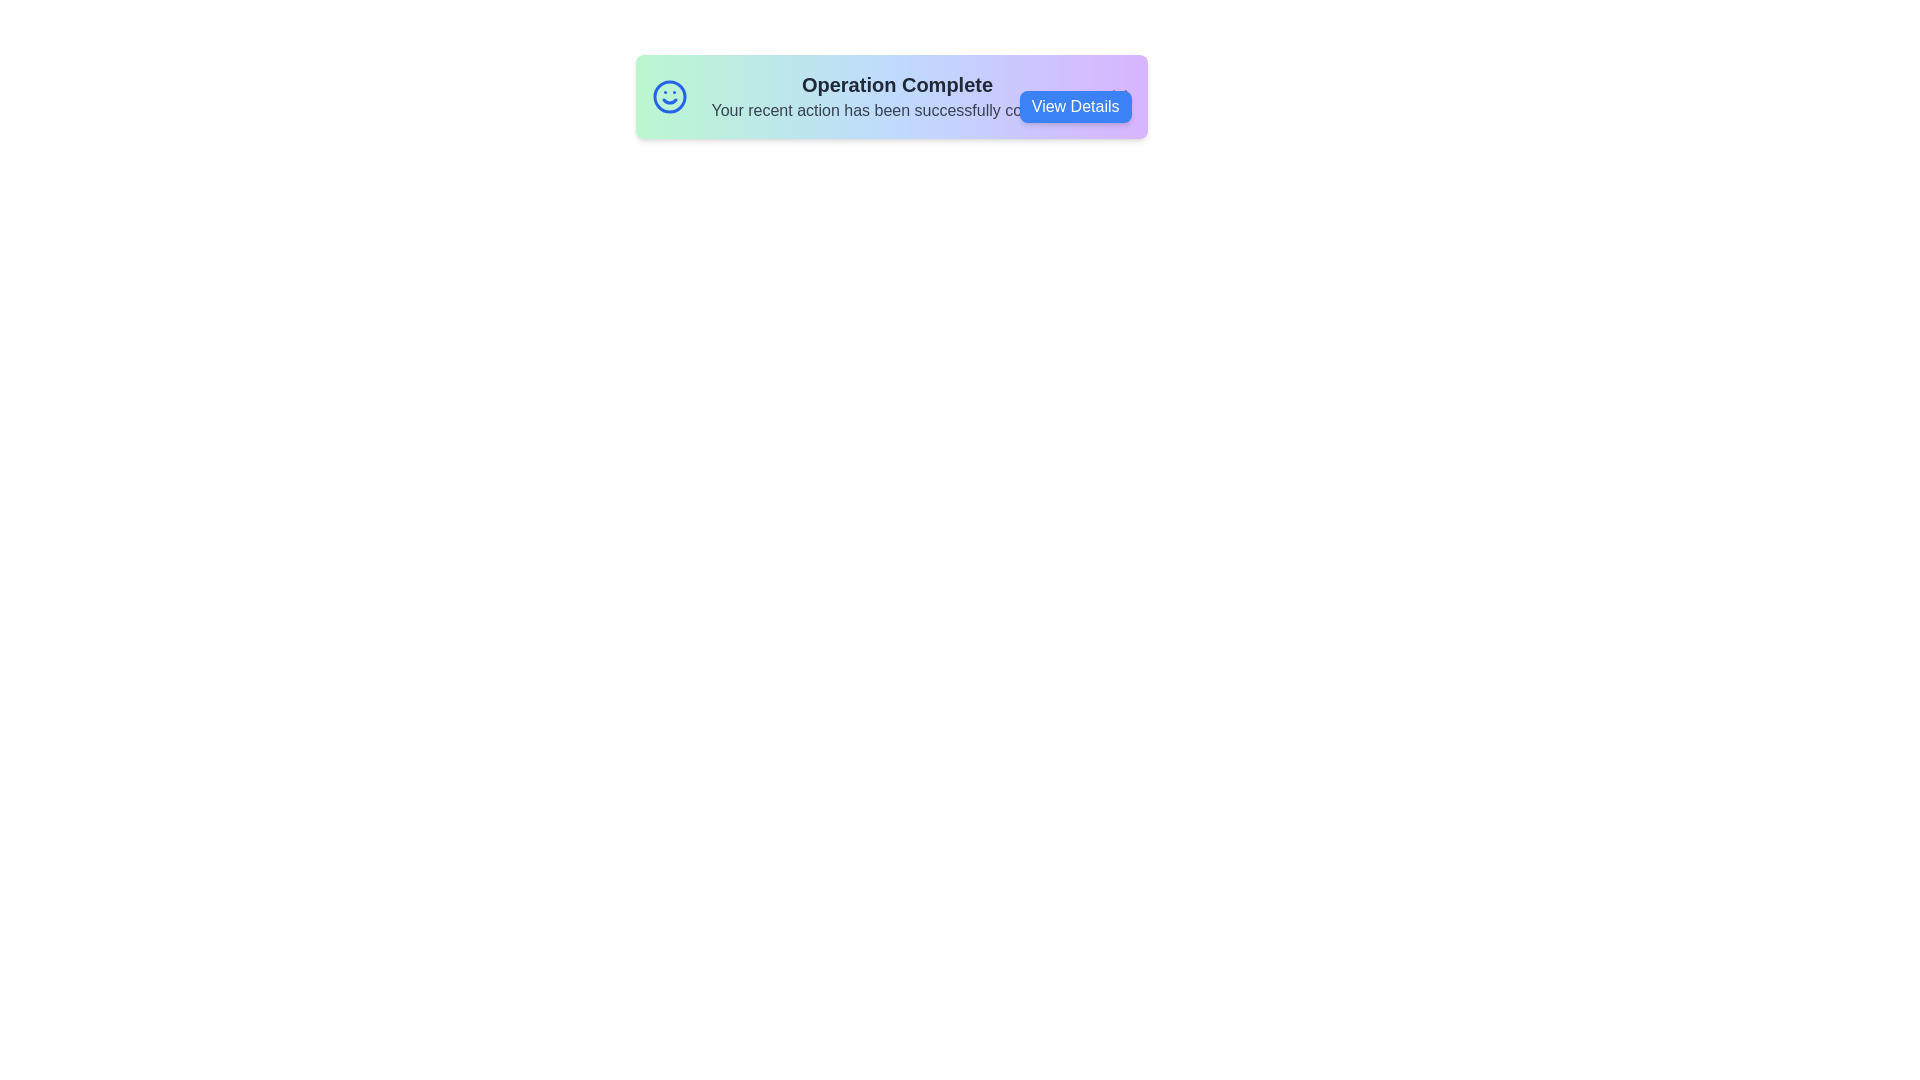 Image resolution: width=1920 pixels, height=1080 pixels. What do you see at coordinates (1074, 107) in the screenshot?
I see `the 'View Details' button to toggle the visibility of additional details` at bounding box center [1074, 107].